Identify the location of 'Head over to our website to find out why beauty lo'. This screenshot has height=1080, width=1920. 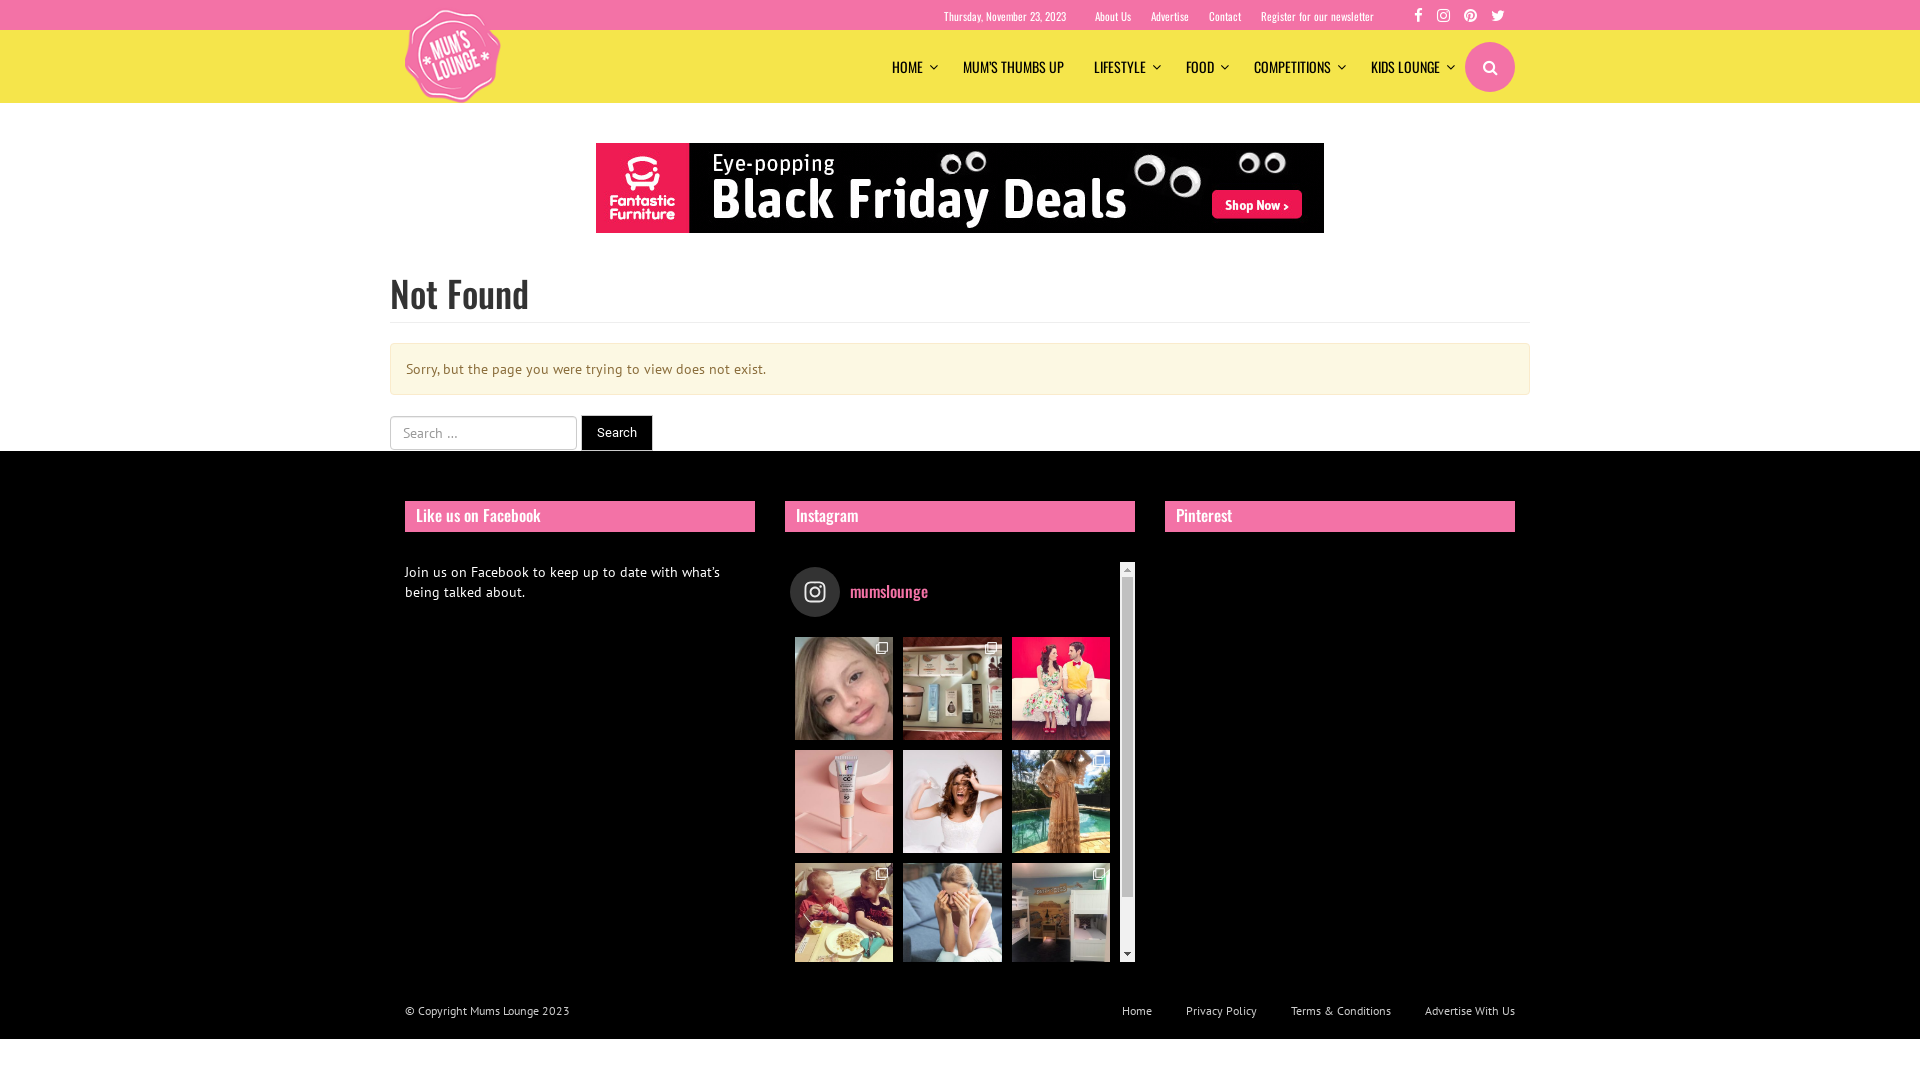
(844, 800).